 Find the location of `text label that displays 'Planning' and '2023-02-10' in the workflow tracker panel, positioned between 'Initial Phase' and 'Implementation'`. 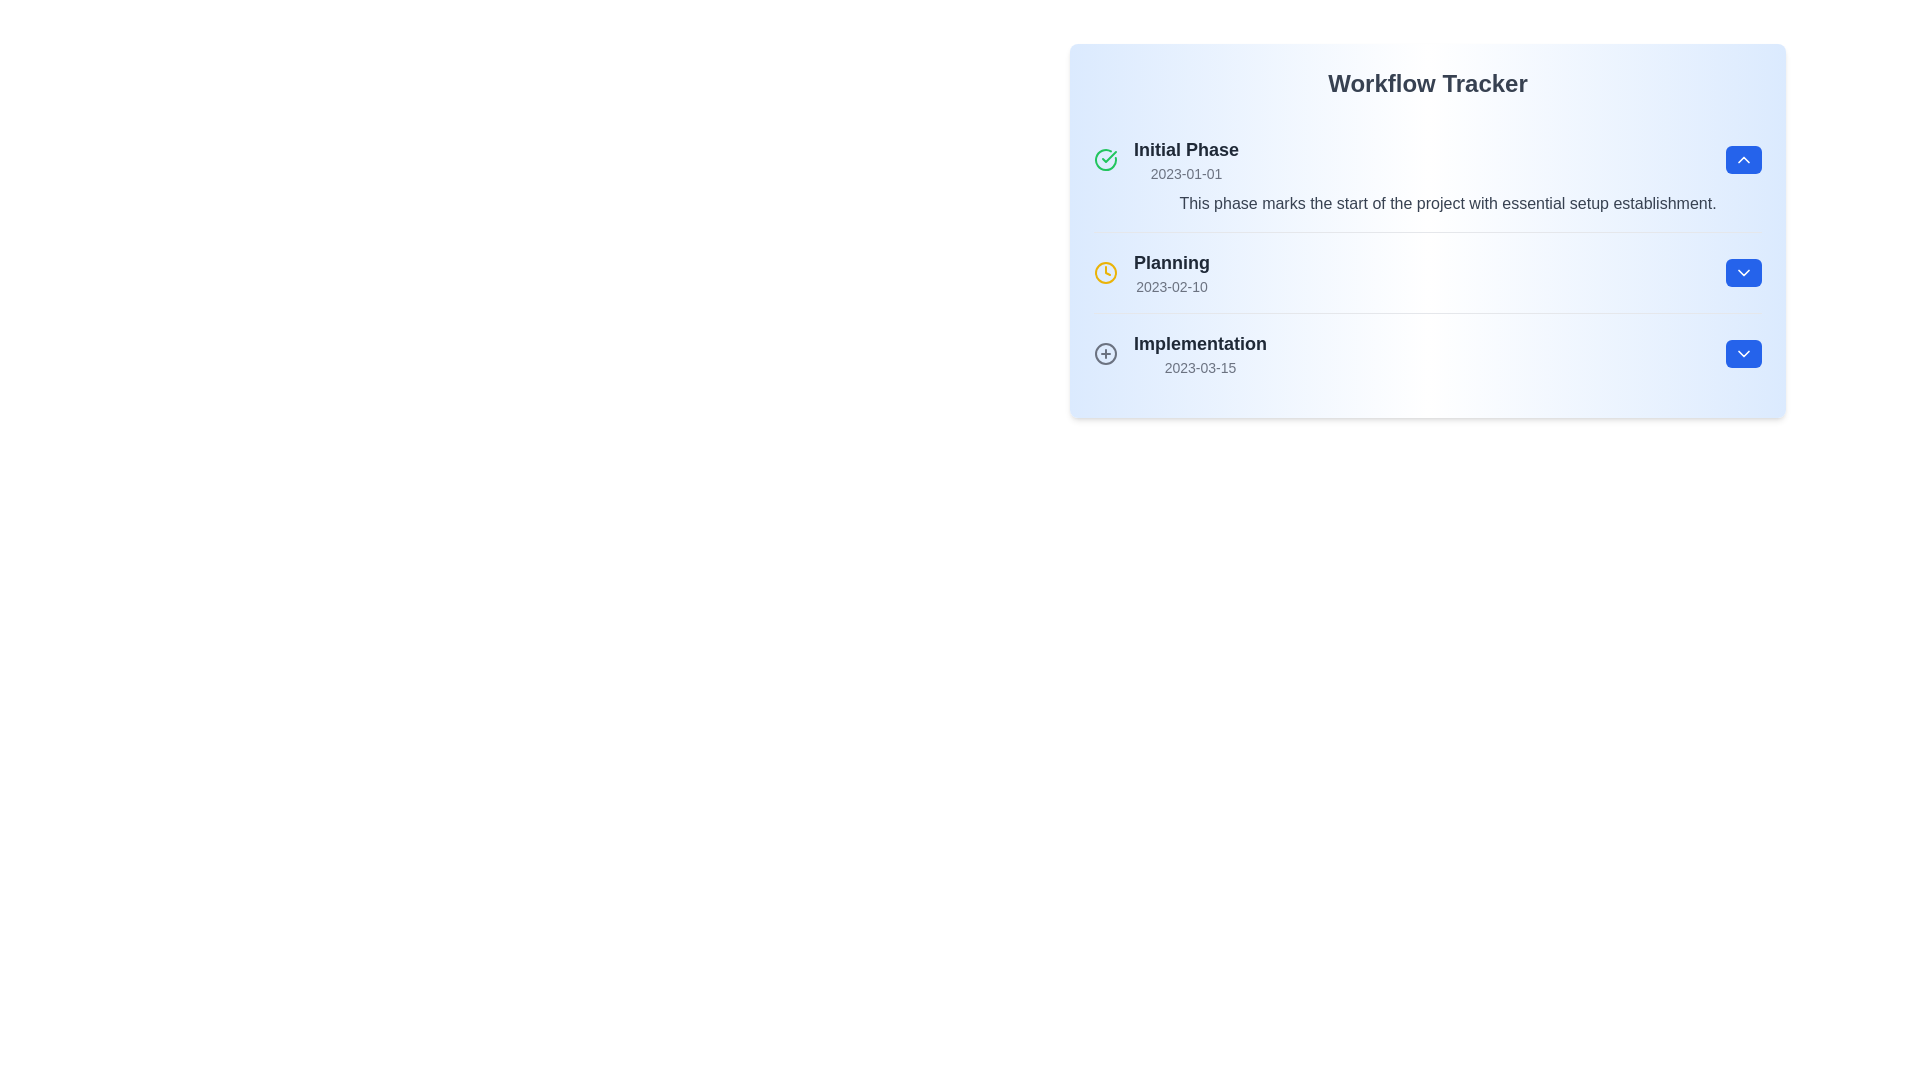

text label that displays 'Planning' and '2023-02-10' in the workflow tracker panel, positioned between 'Initial Phase' and 'Implementation' is located at coordinates (1171, 273).